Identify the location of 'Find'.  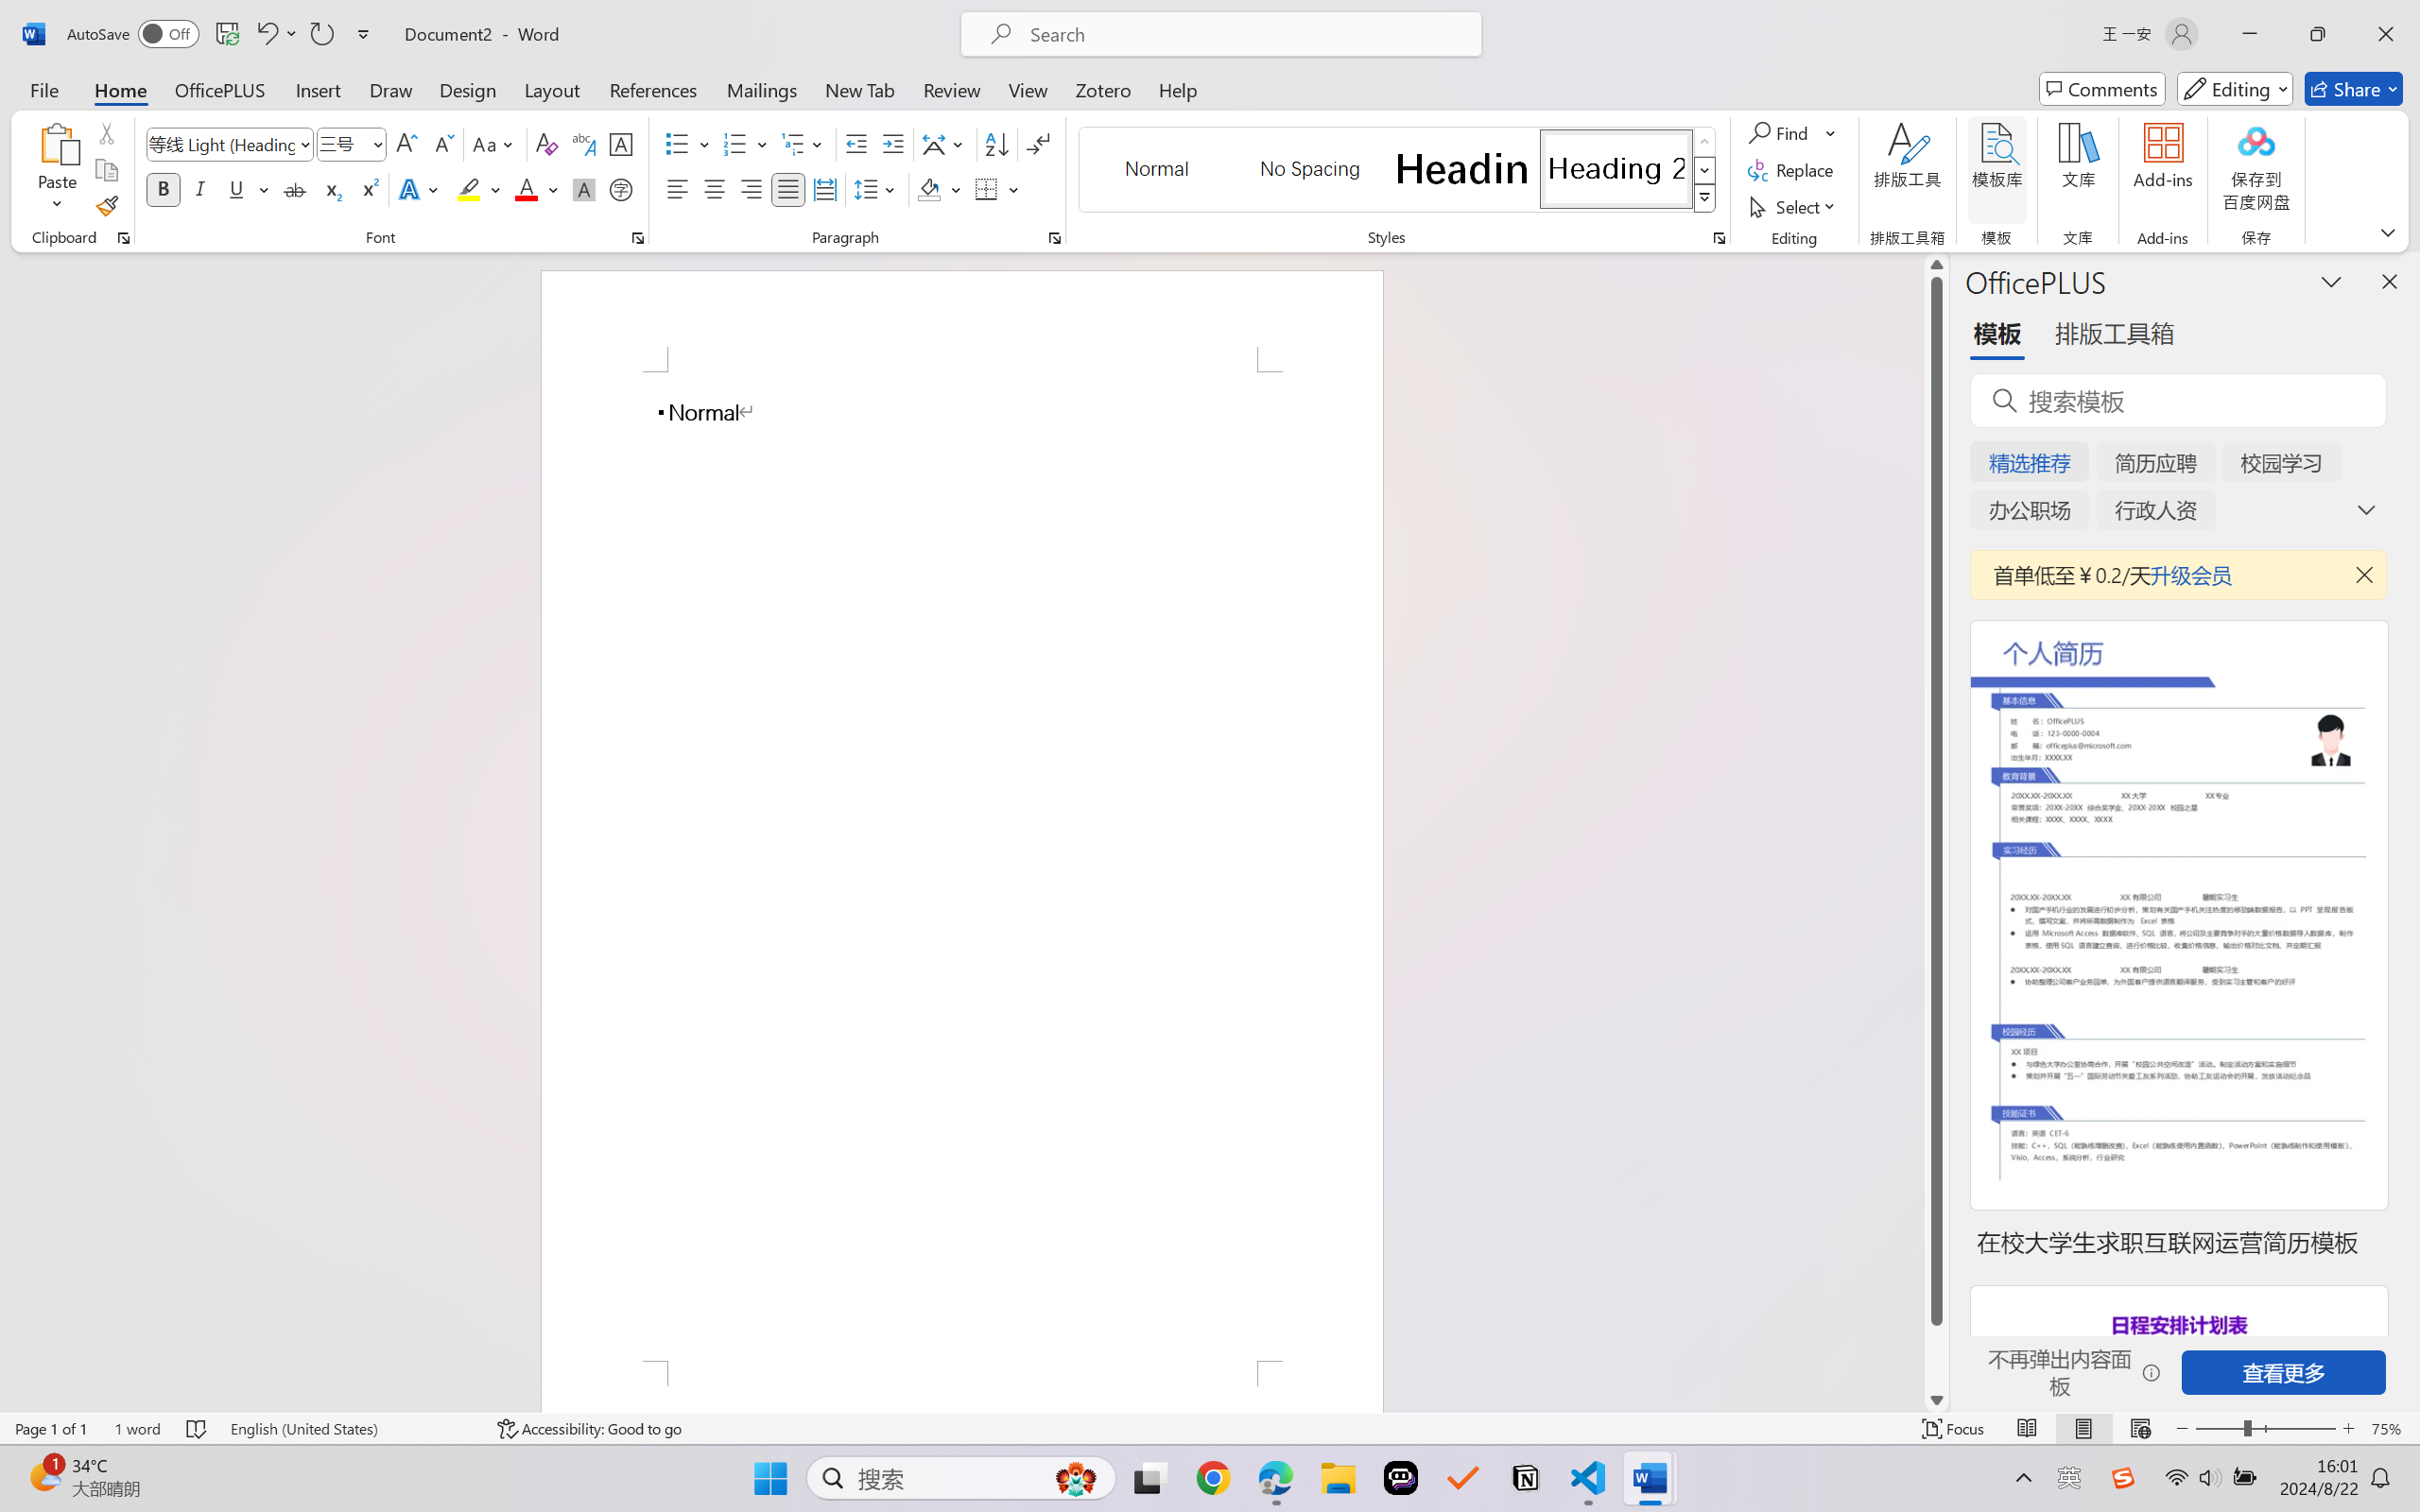
(1780, 131).